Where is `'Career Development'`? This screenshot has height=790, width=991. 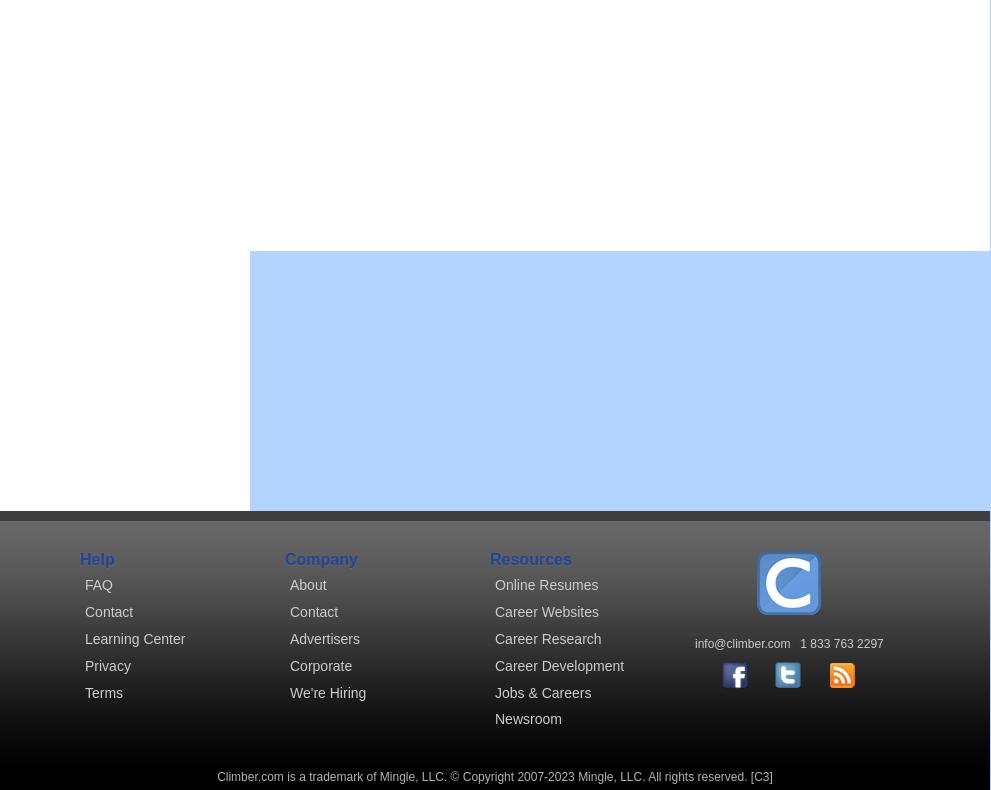
'Career Development' is located at coordinates (558, 664).